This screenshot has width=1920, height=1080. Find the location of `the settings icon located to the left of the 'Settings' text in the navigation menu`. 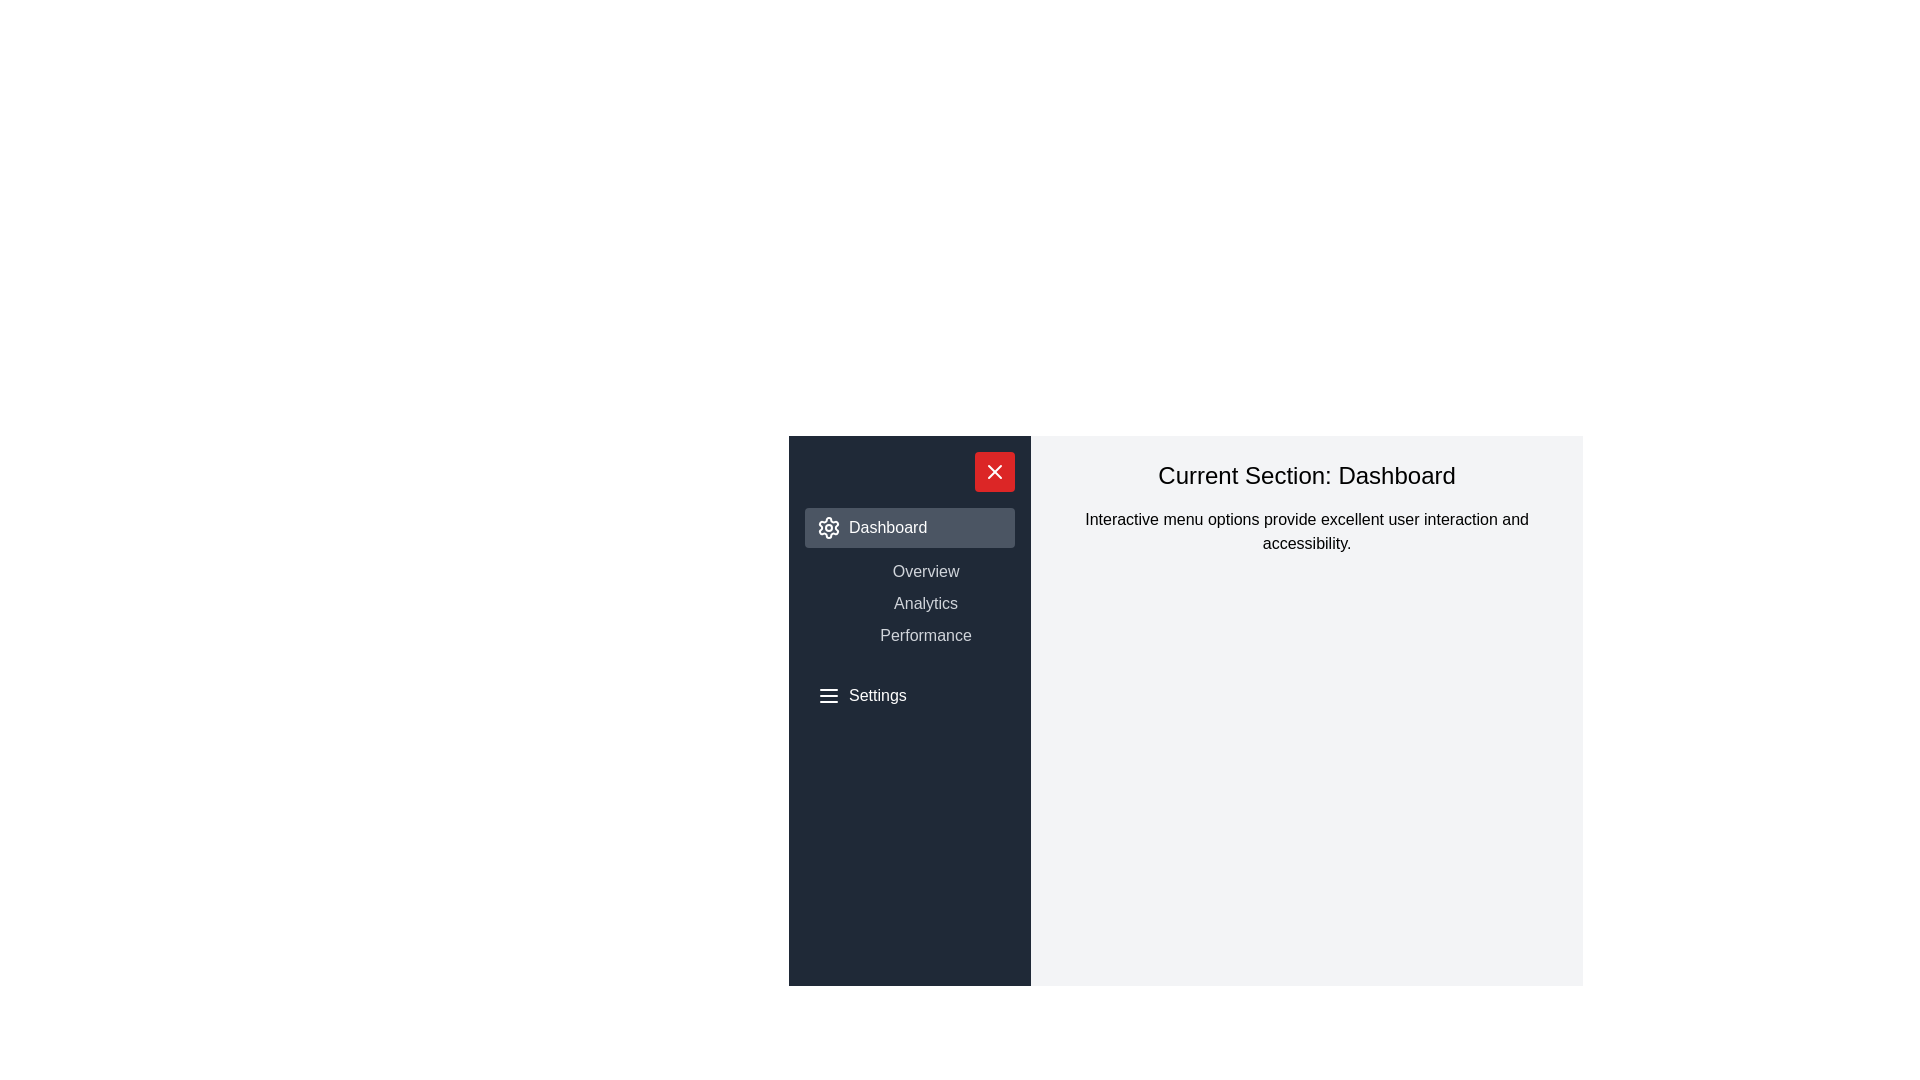

the settings icon located to the left of the 'Settings' text in the navigation menu is located at coordinates (829, 694).